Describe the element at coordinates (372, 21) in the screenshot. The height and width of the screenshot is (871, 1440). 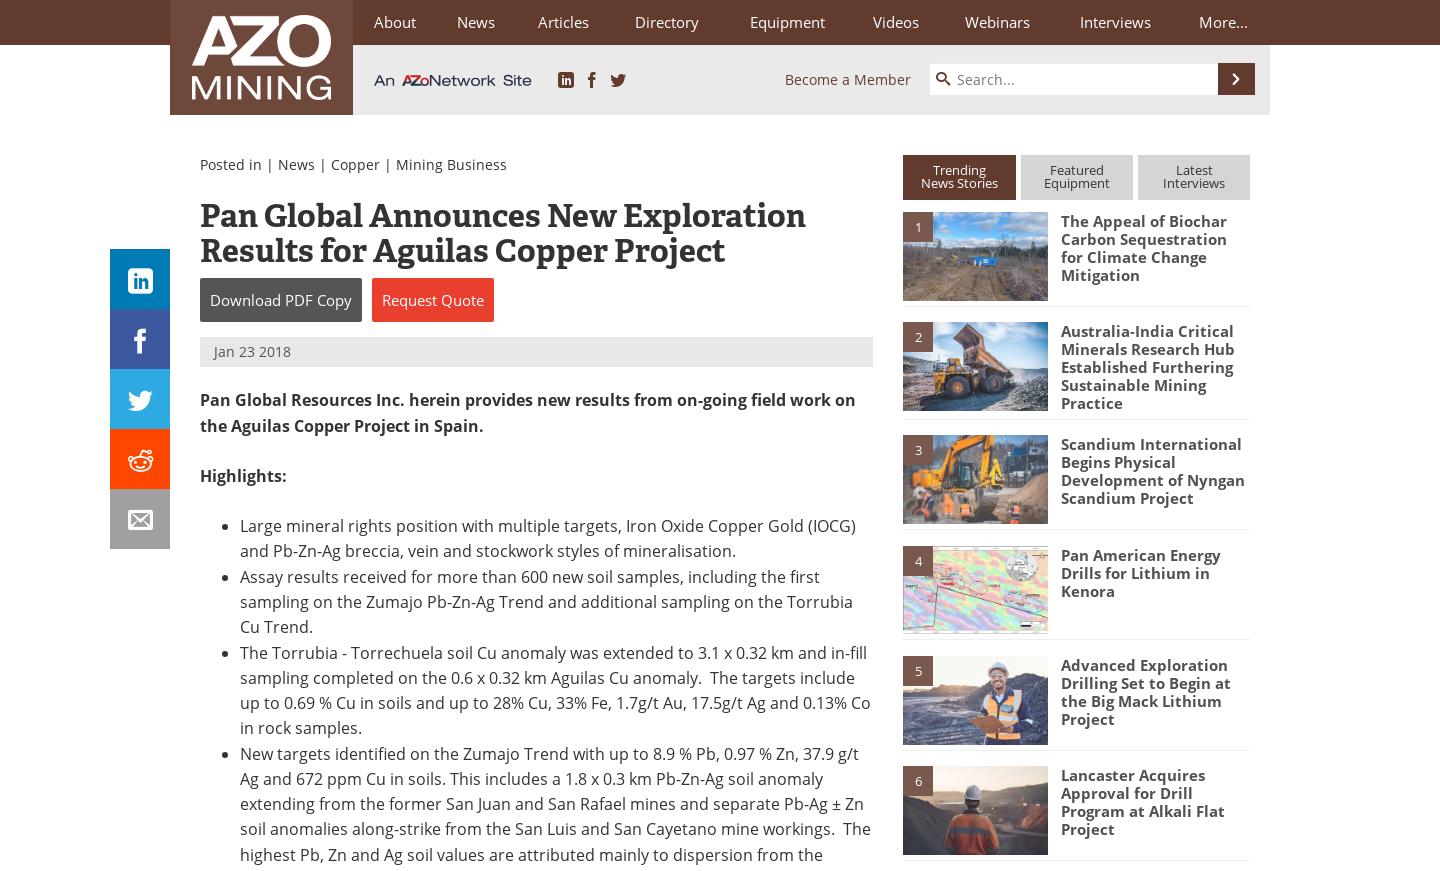
I see `'About'` at that location.